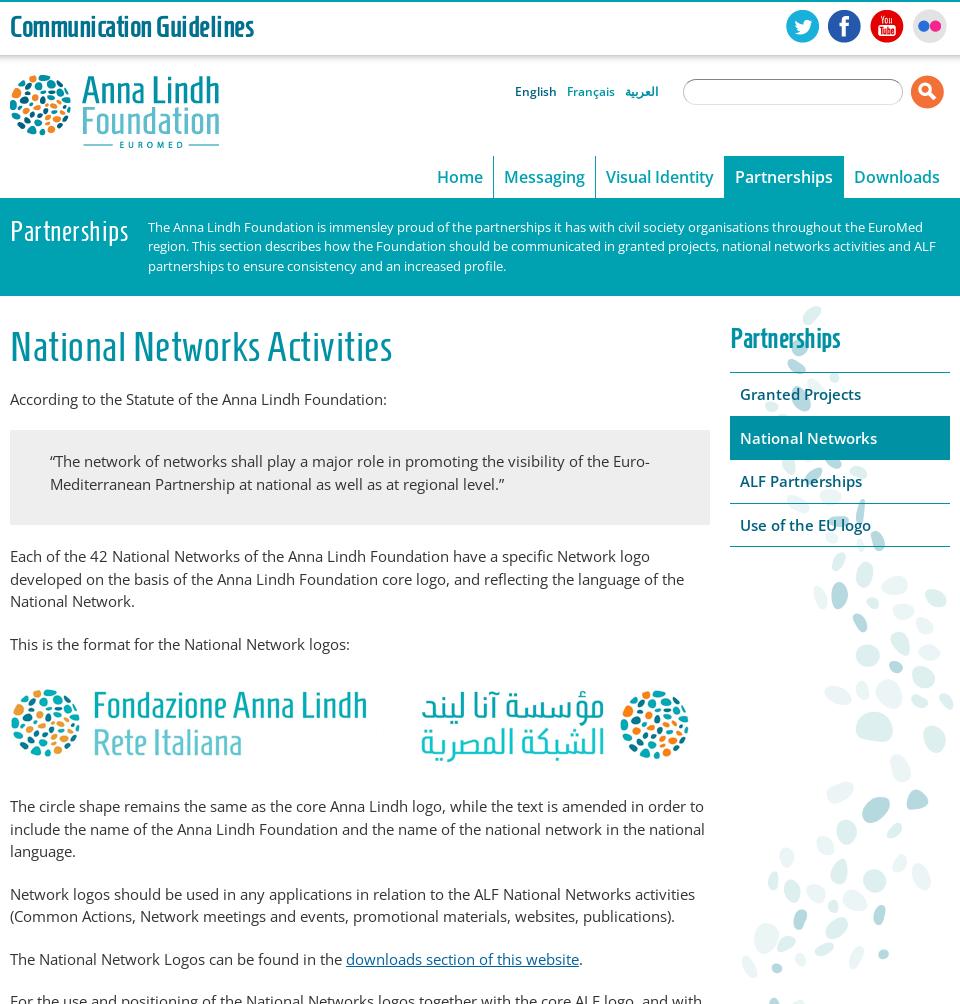 This screenshot has height=1004, width=960. What do you see at coordinates (352, 903) in the screenshot?
I see `'Network logos should be used in any applications in relation to the ALF National Networks activities (Common Actions, Network meetings and events, promotional materials, websites, publications).'` at bounding box center [352, 903].